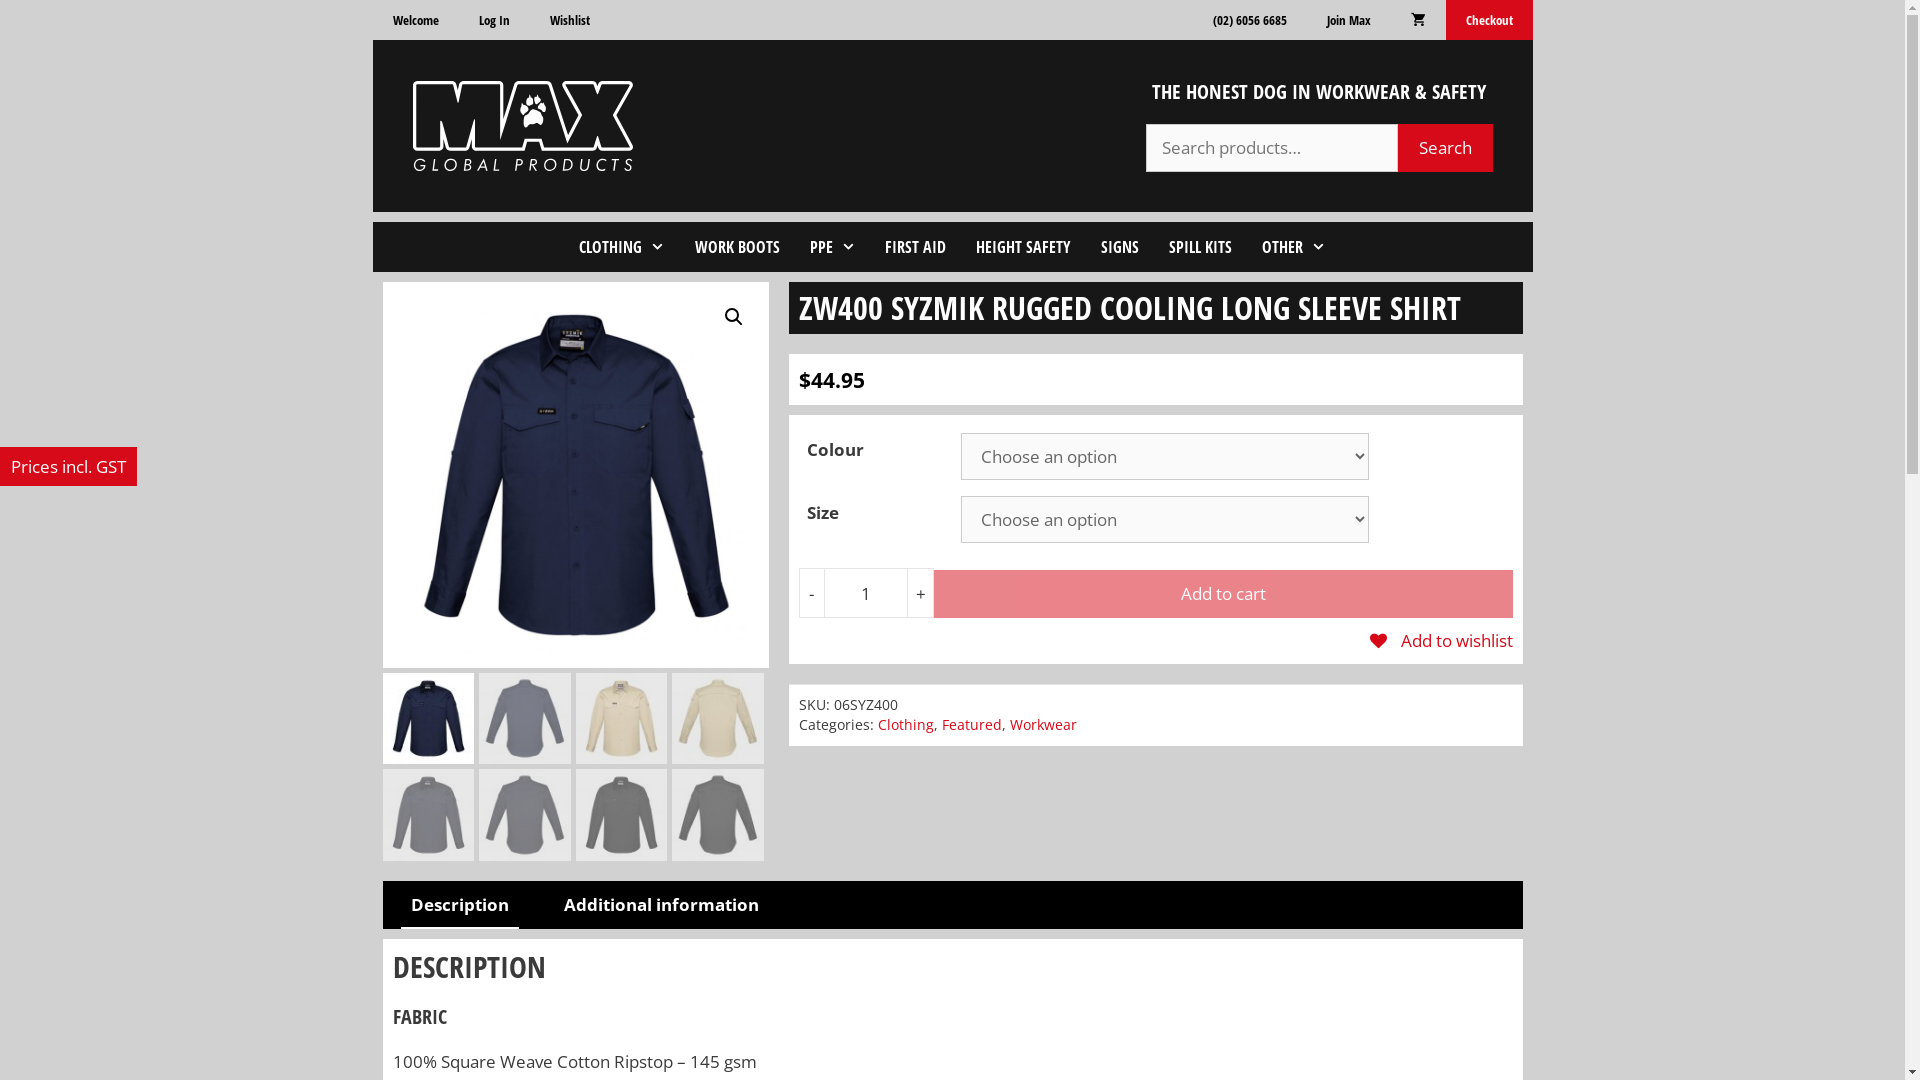 Image resolution: width=1920 pixels, height=1080 pixels. What do you see at coordinates (920, 592) in the screenshot?
I see `'+'` at bounding box center [920, 592].